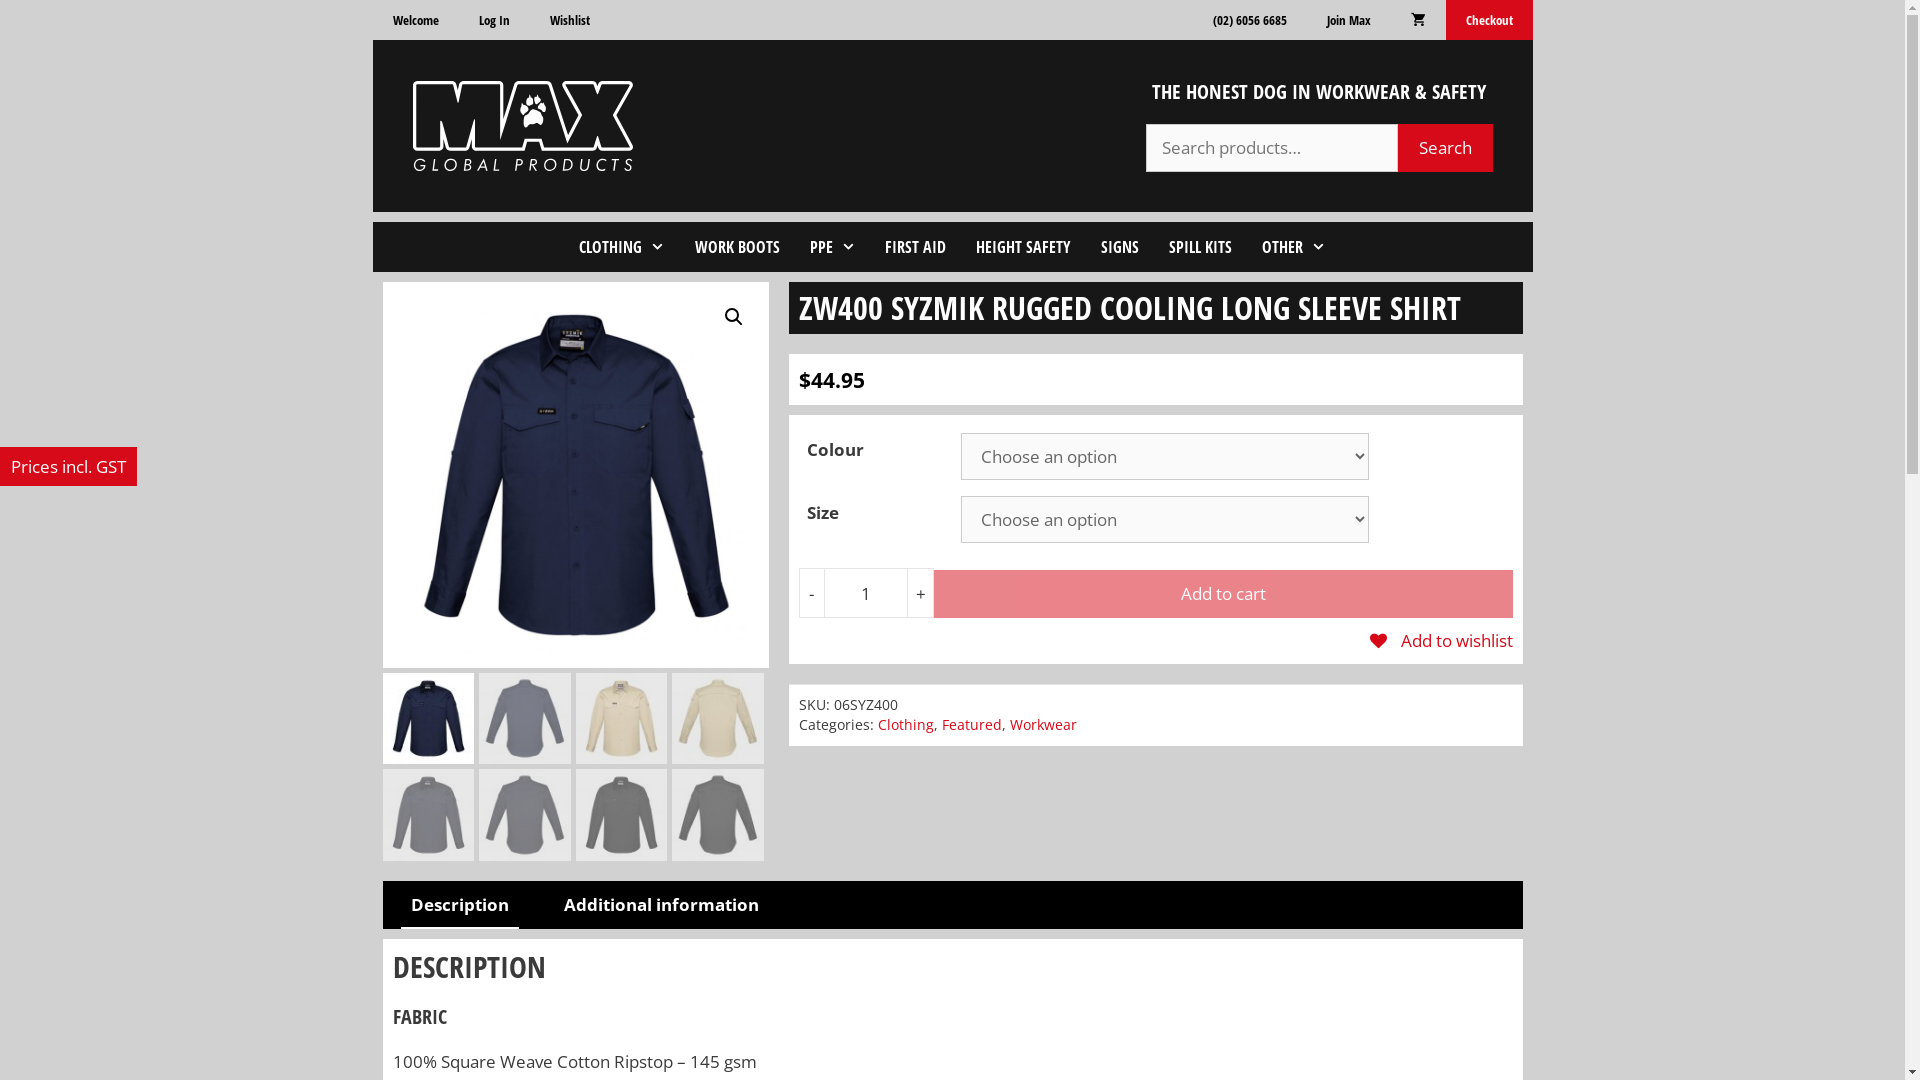 Image resolution: width=1920 pixels, height=1080 pixels. What do you see at coordinates (920, 592) in the screenshot?
I see `'+'` at bounding box center [920, 592].